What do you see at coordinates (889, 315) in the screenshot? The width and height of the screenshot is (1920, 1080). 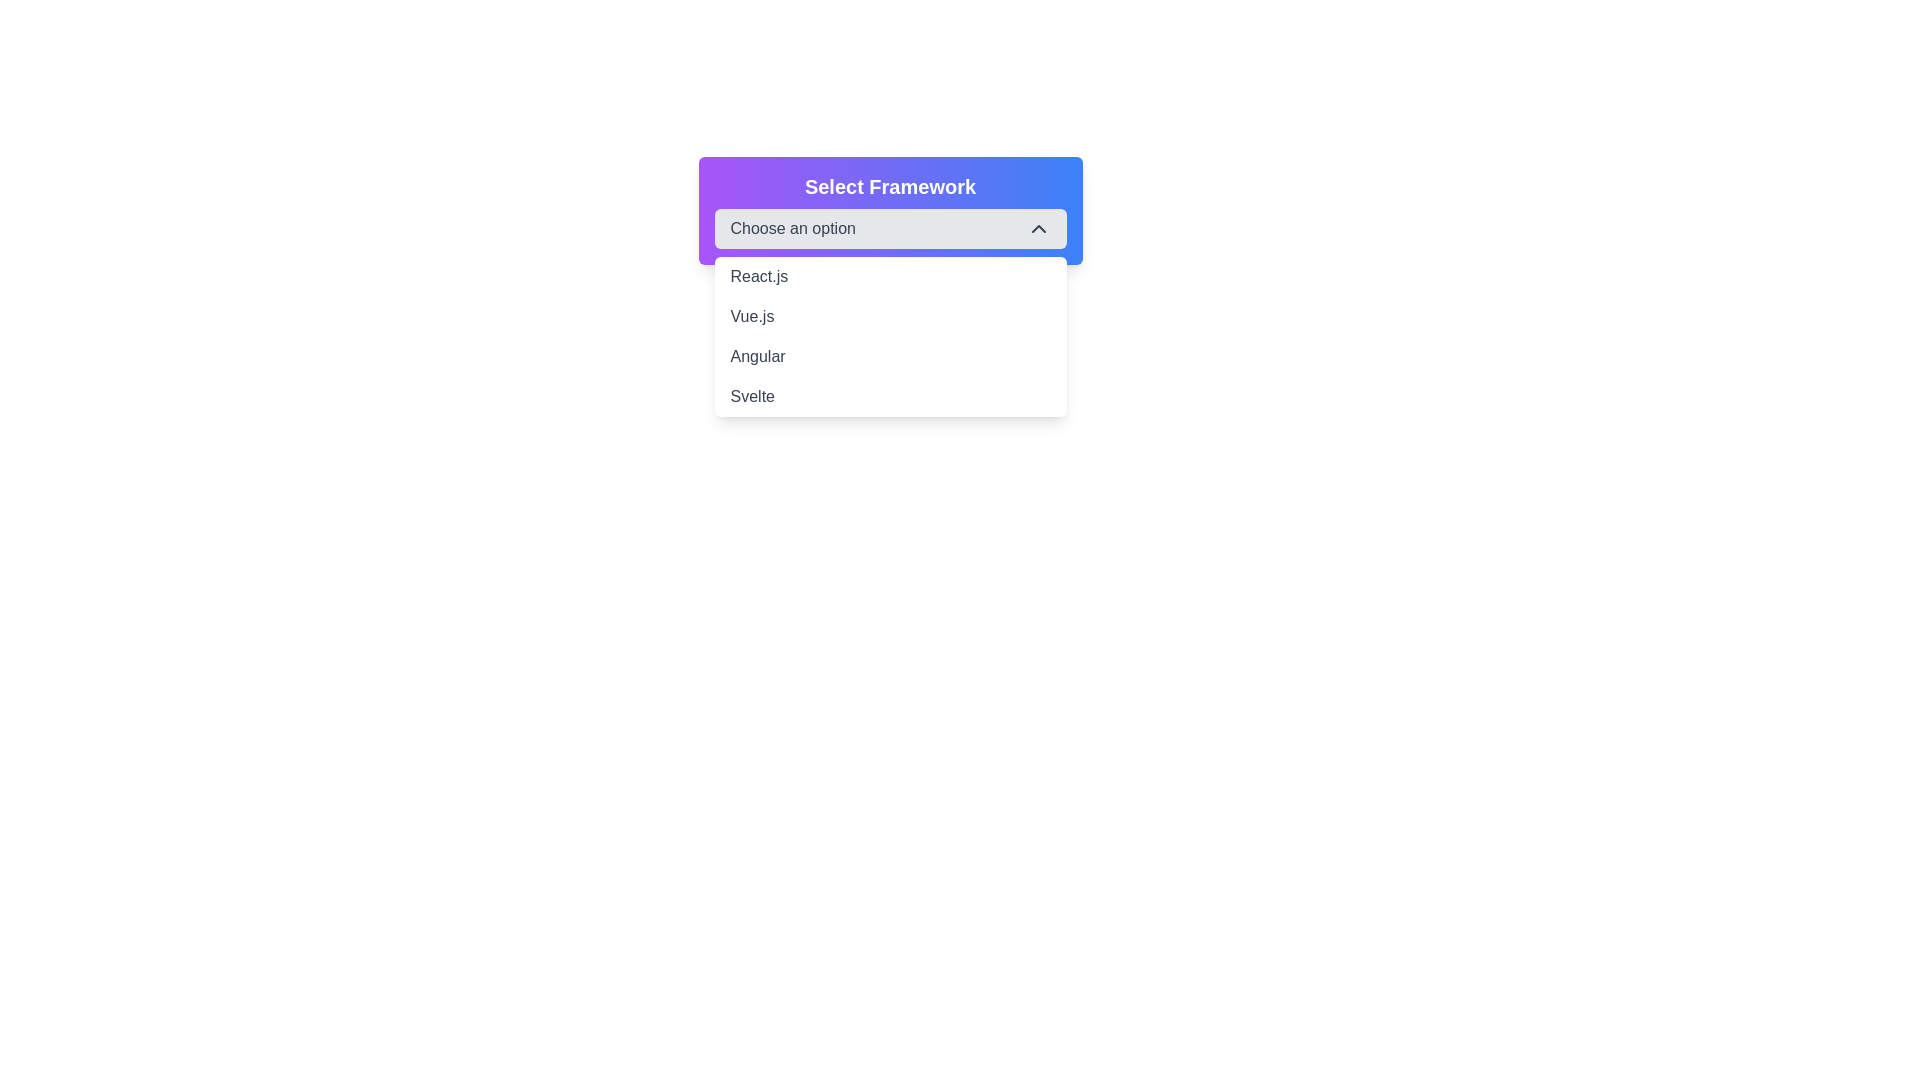 I see `the 'Vue.js' selectable dropdown menu item located in the dropdown list, positioned below 'React.js' and above 'Angular'` at bounding box center [889, 315].